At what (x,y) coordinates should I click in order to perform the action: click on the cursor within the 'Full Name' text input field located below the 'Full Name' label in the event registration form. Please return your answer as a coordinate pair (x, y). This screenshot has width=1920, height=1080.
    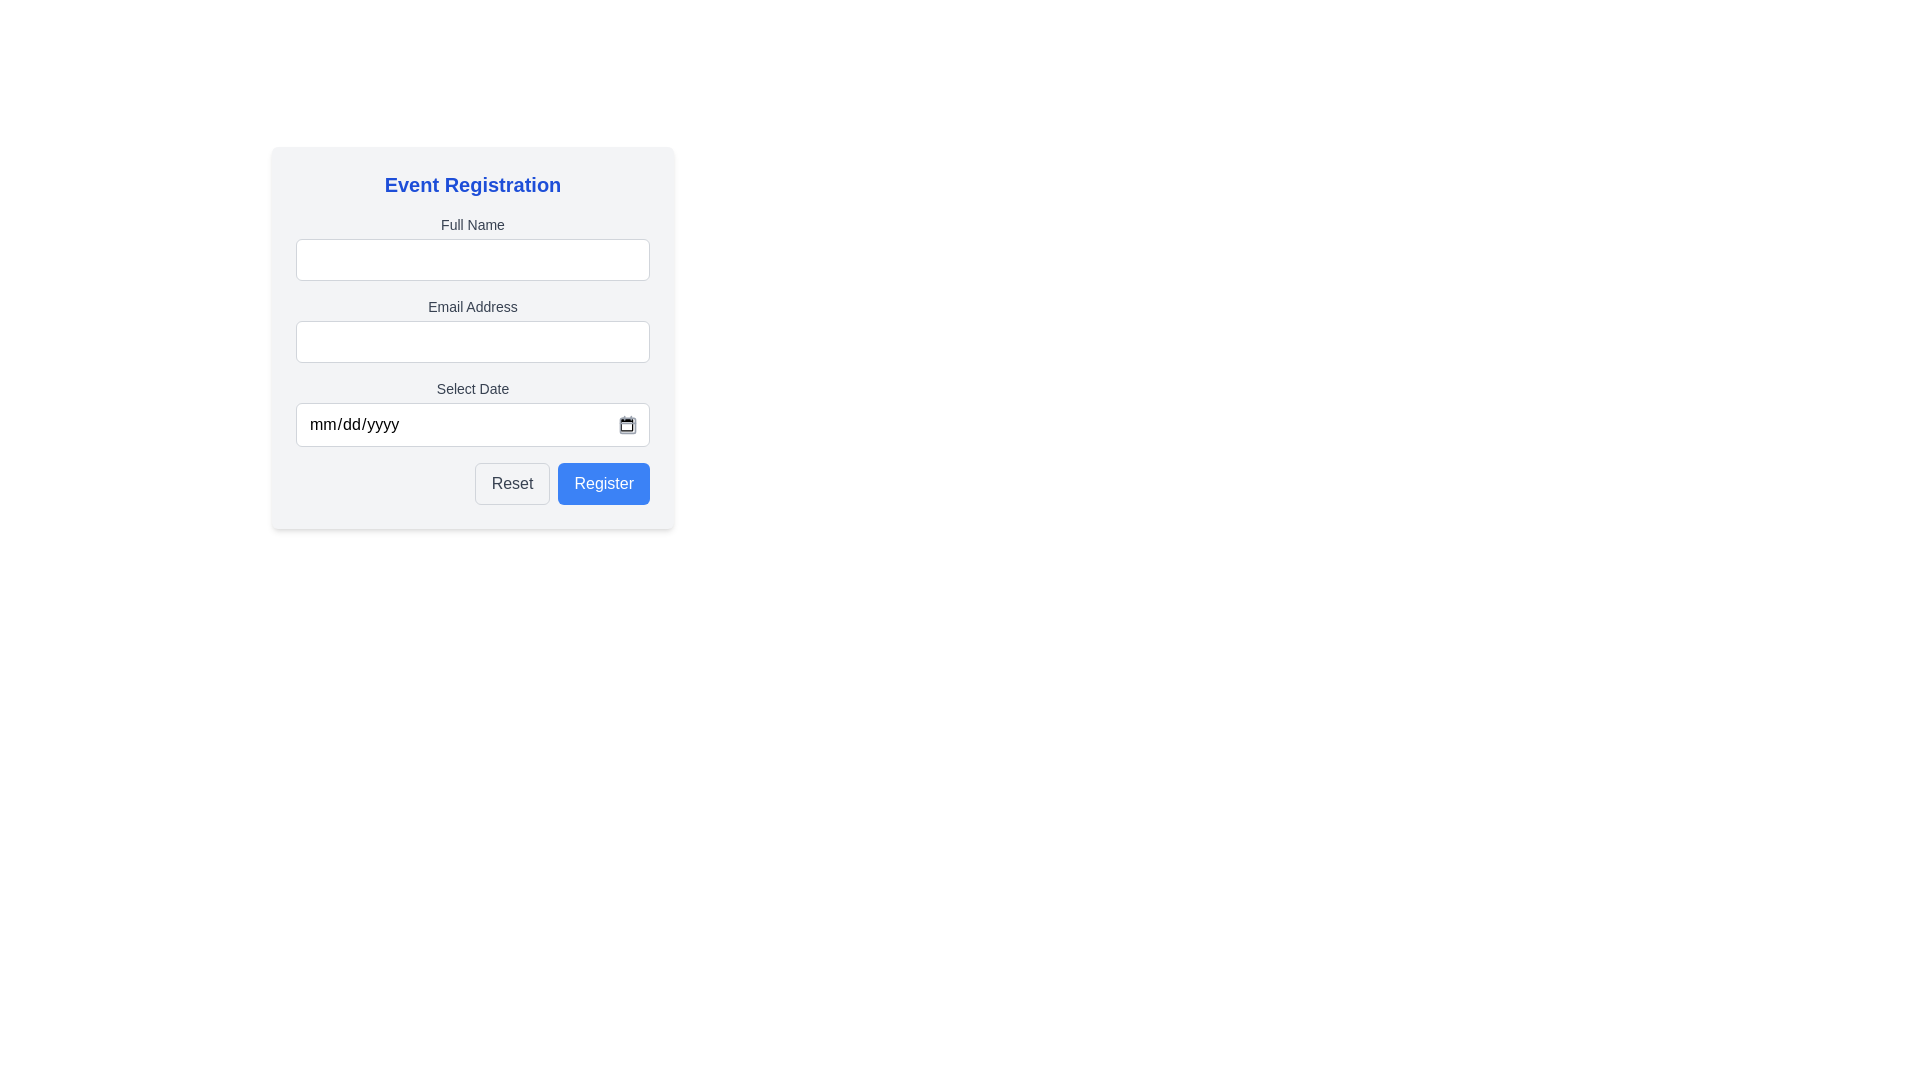
    Looking at the image, I should click on (472, 258).